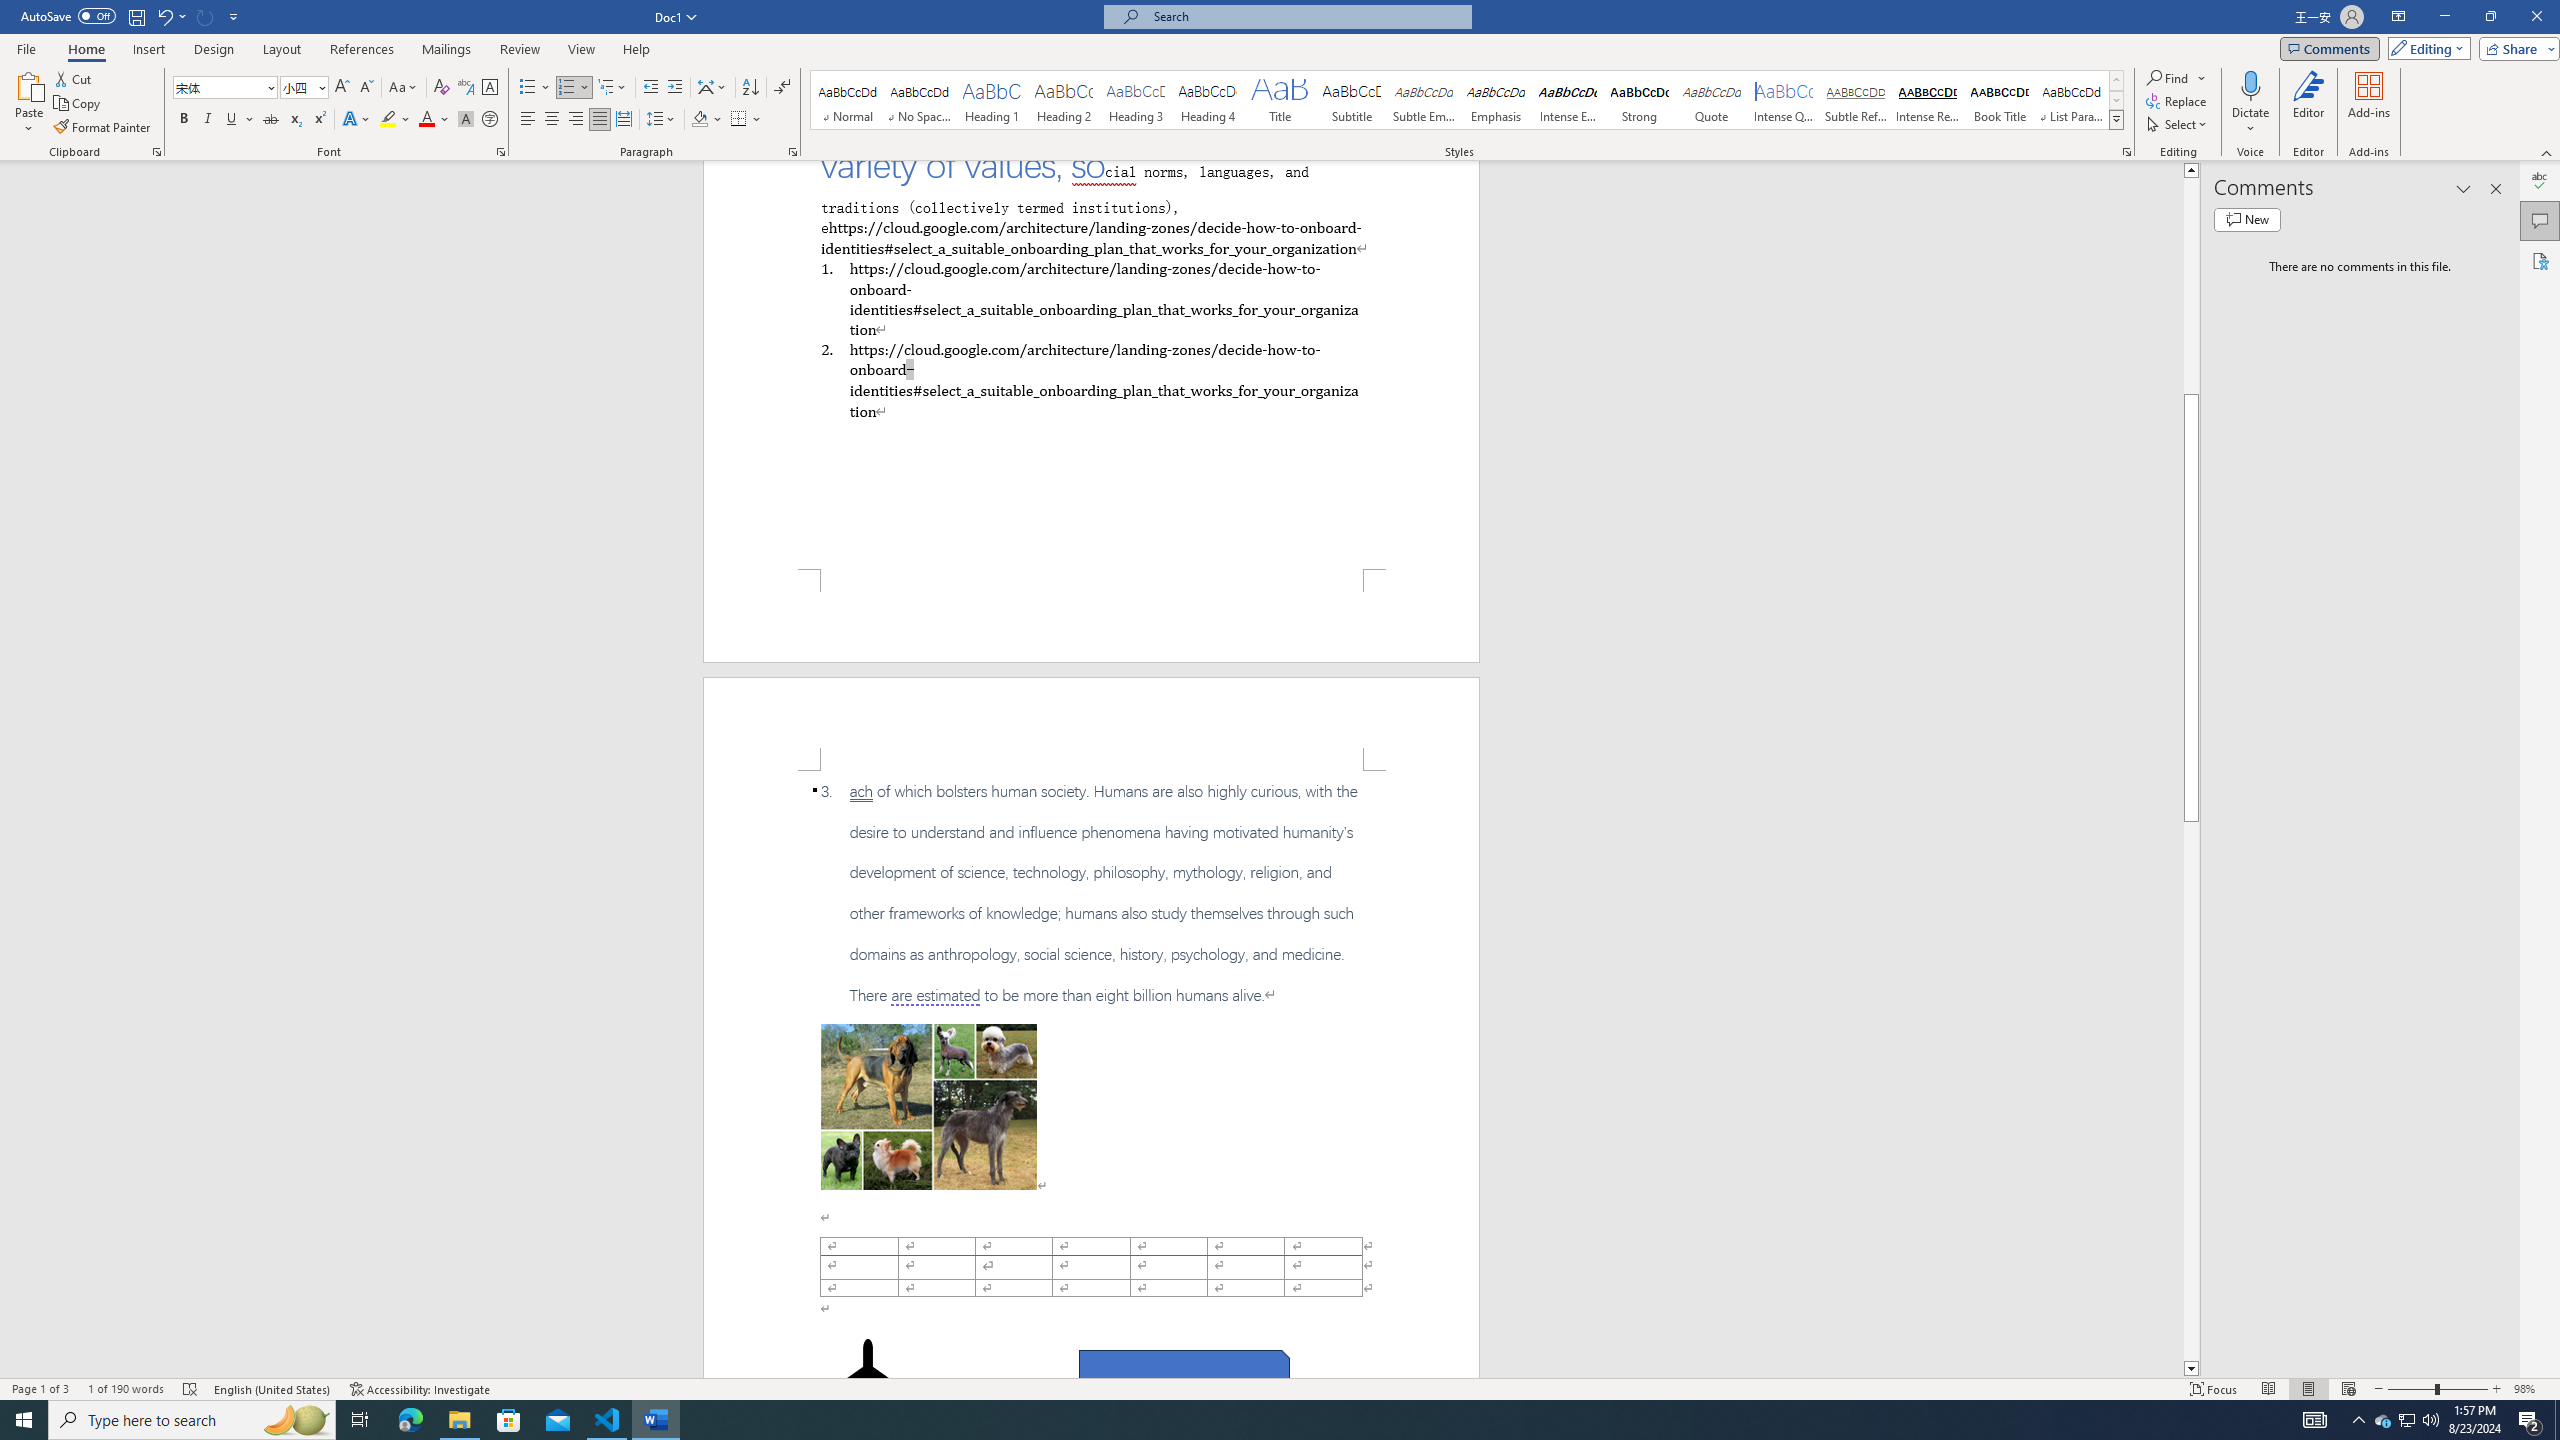  I want to click on 'Format Painter', so click(102, 127).